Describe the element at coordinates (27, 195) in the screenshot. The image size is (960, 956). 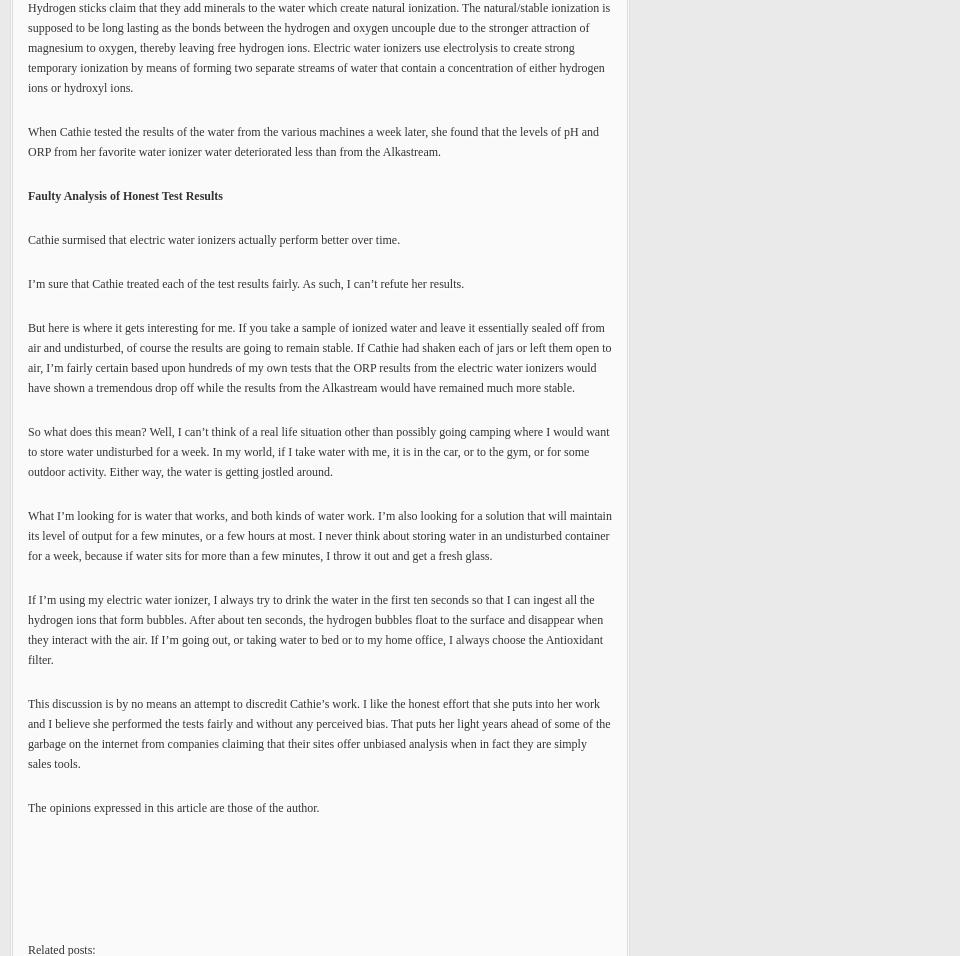
I see `'Faulty Analysis of Honest Test Results'` at that location.